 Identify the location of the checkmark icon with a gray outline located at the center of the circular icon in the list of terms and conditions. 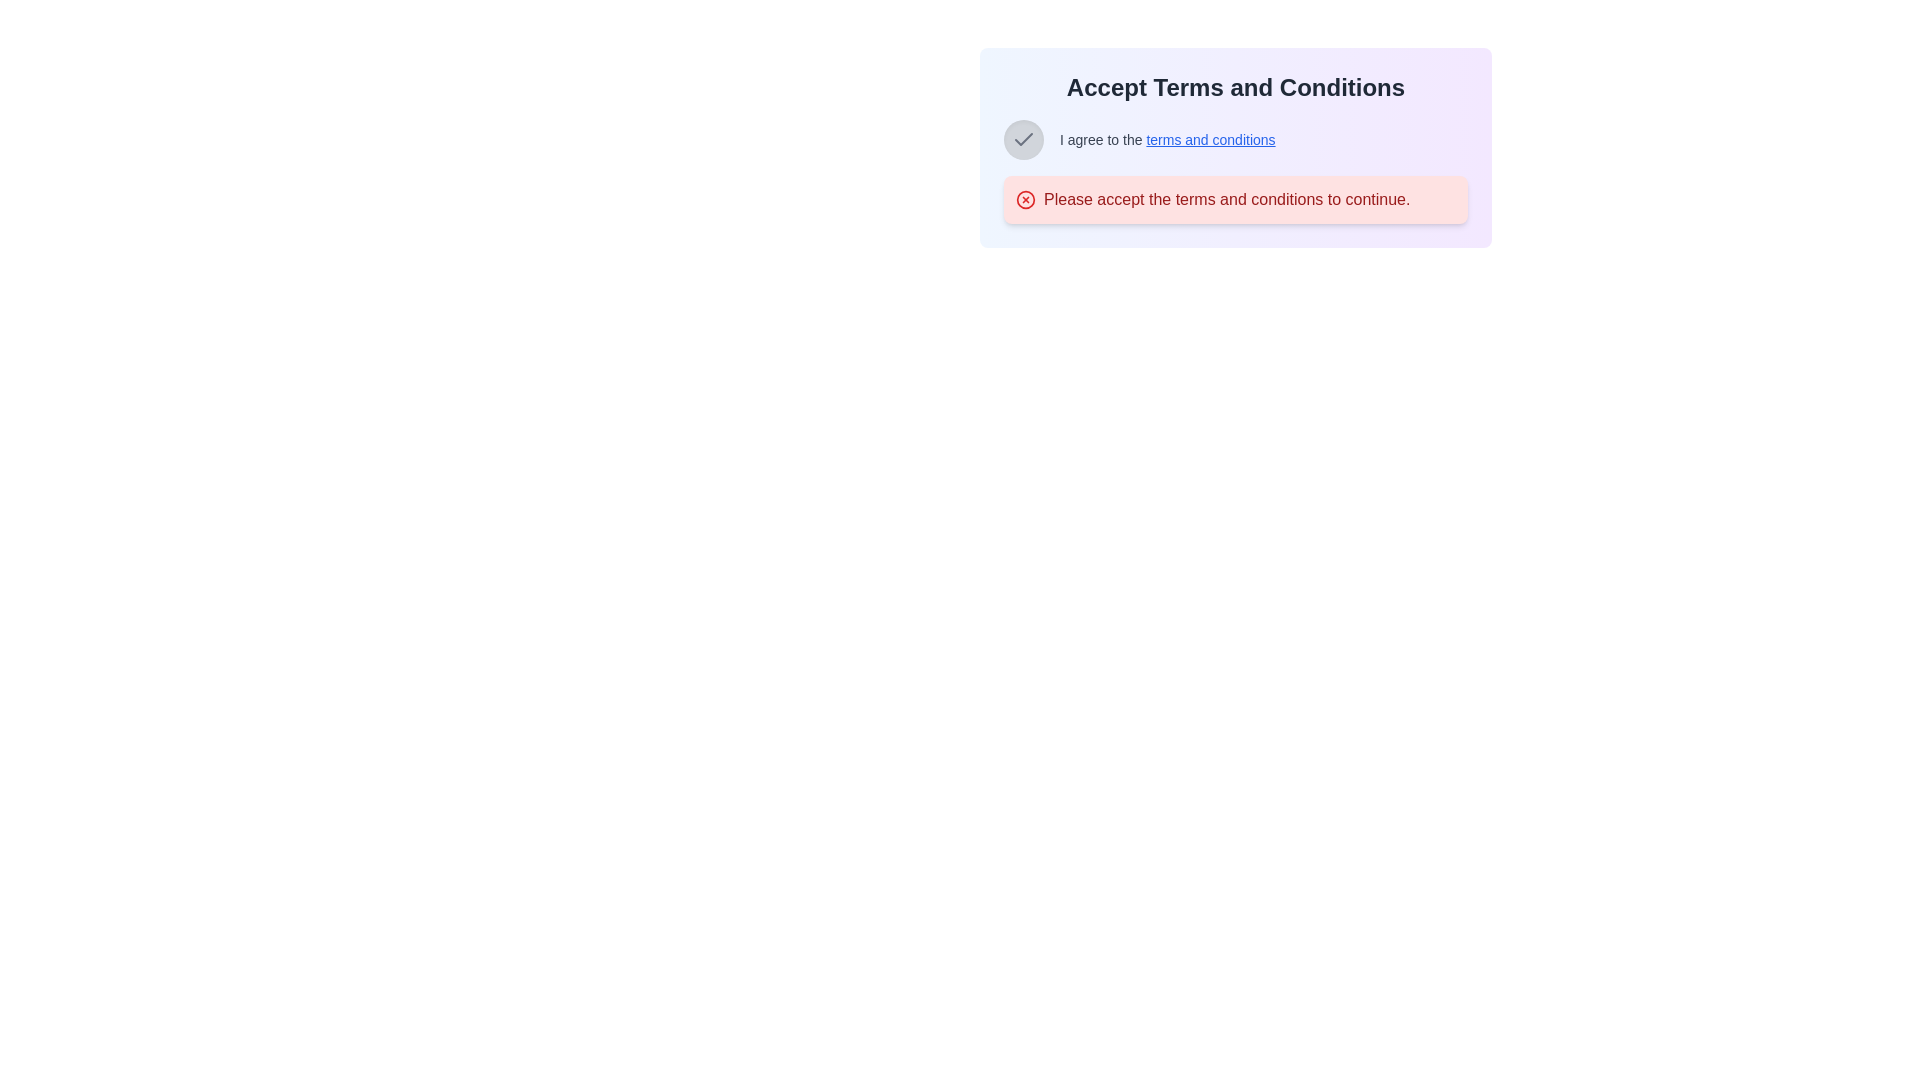
(1023, 138).